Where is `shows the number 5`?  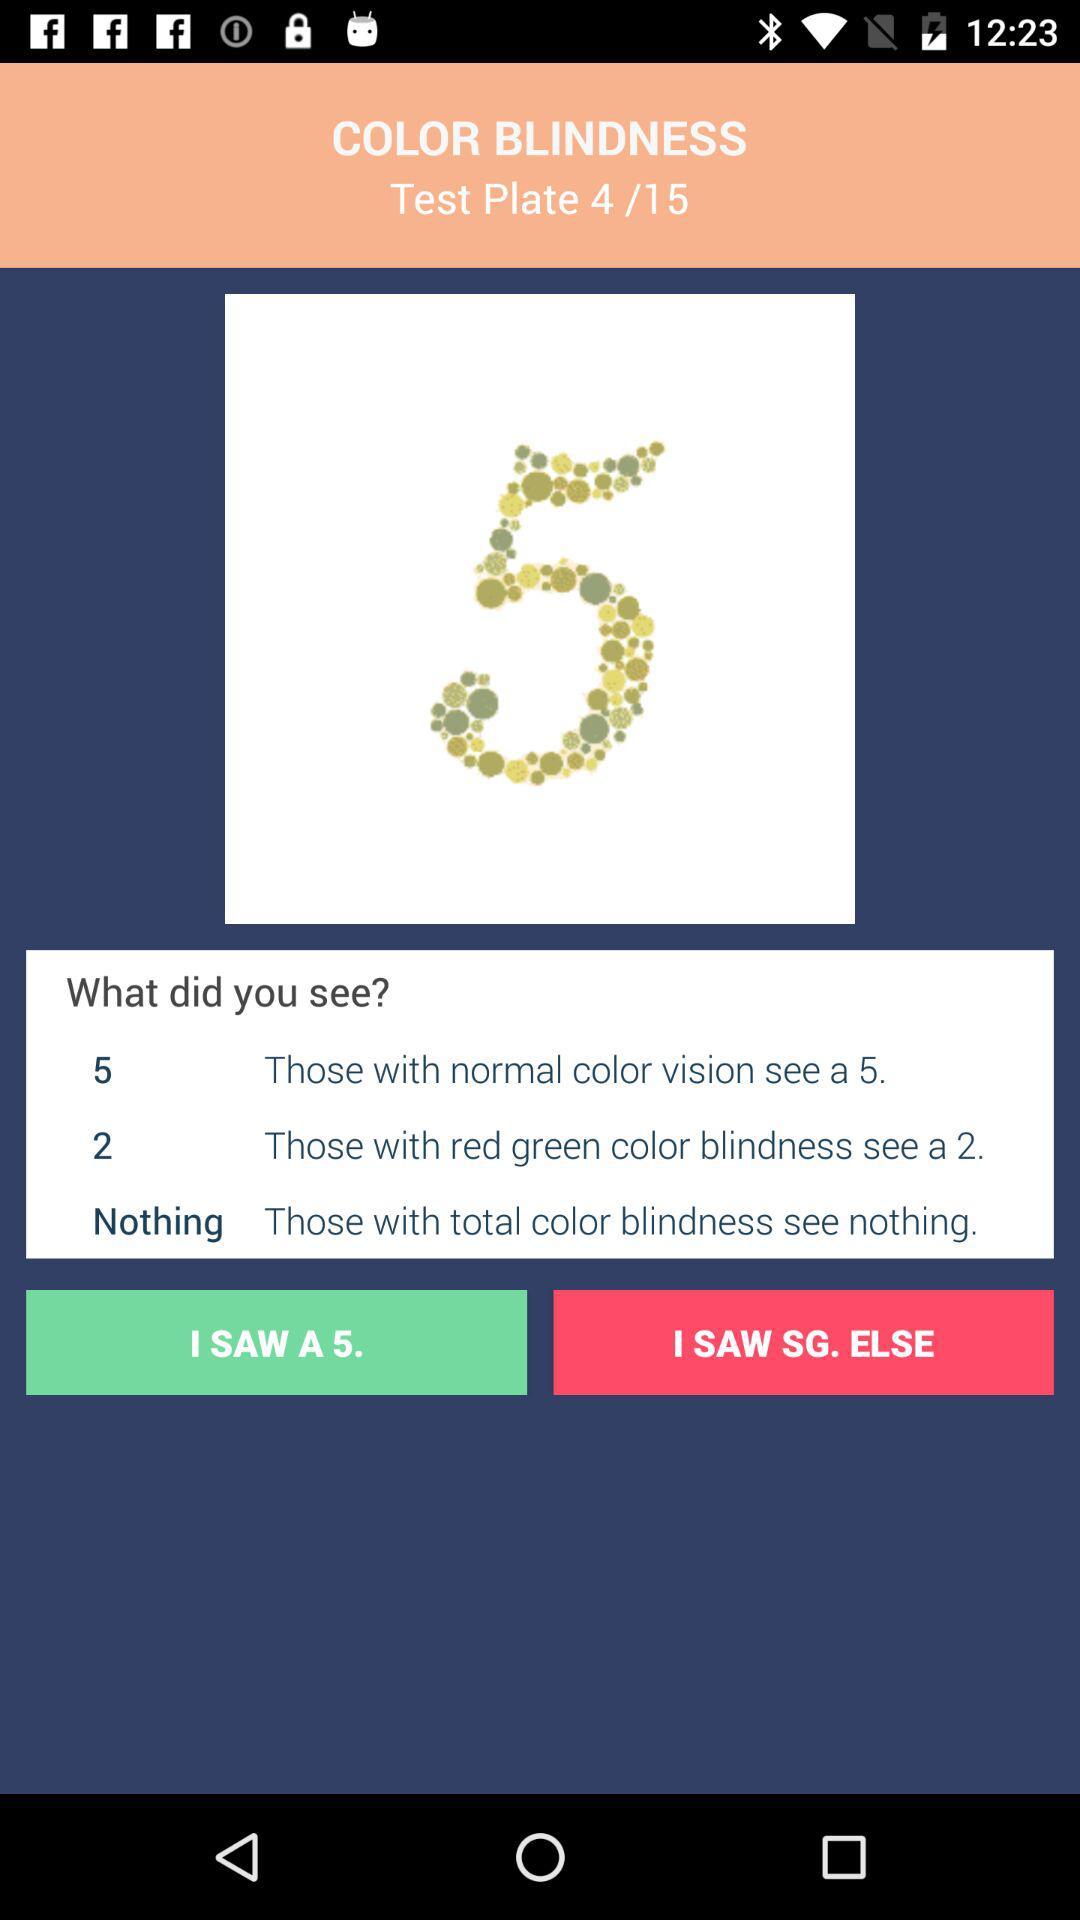 shows the number 5 is located at coordinates (540, 608).